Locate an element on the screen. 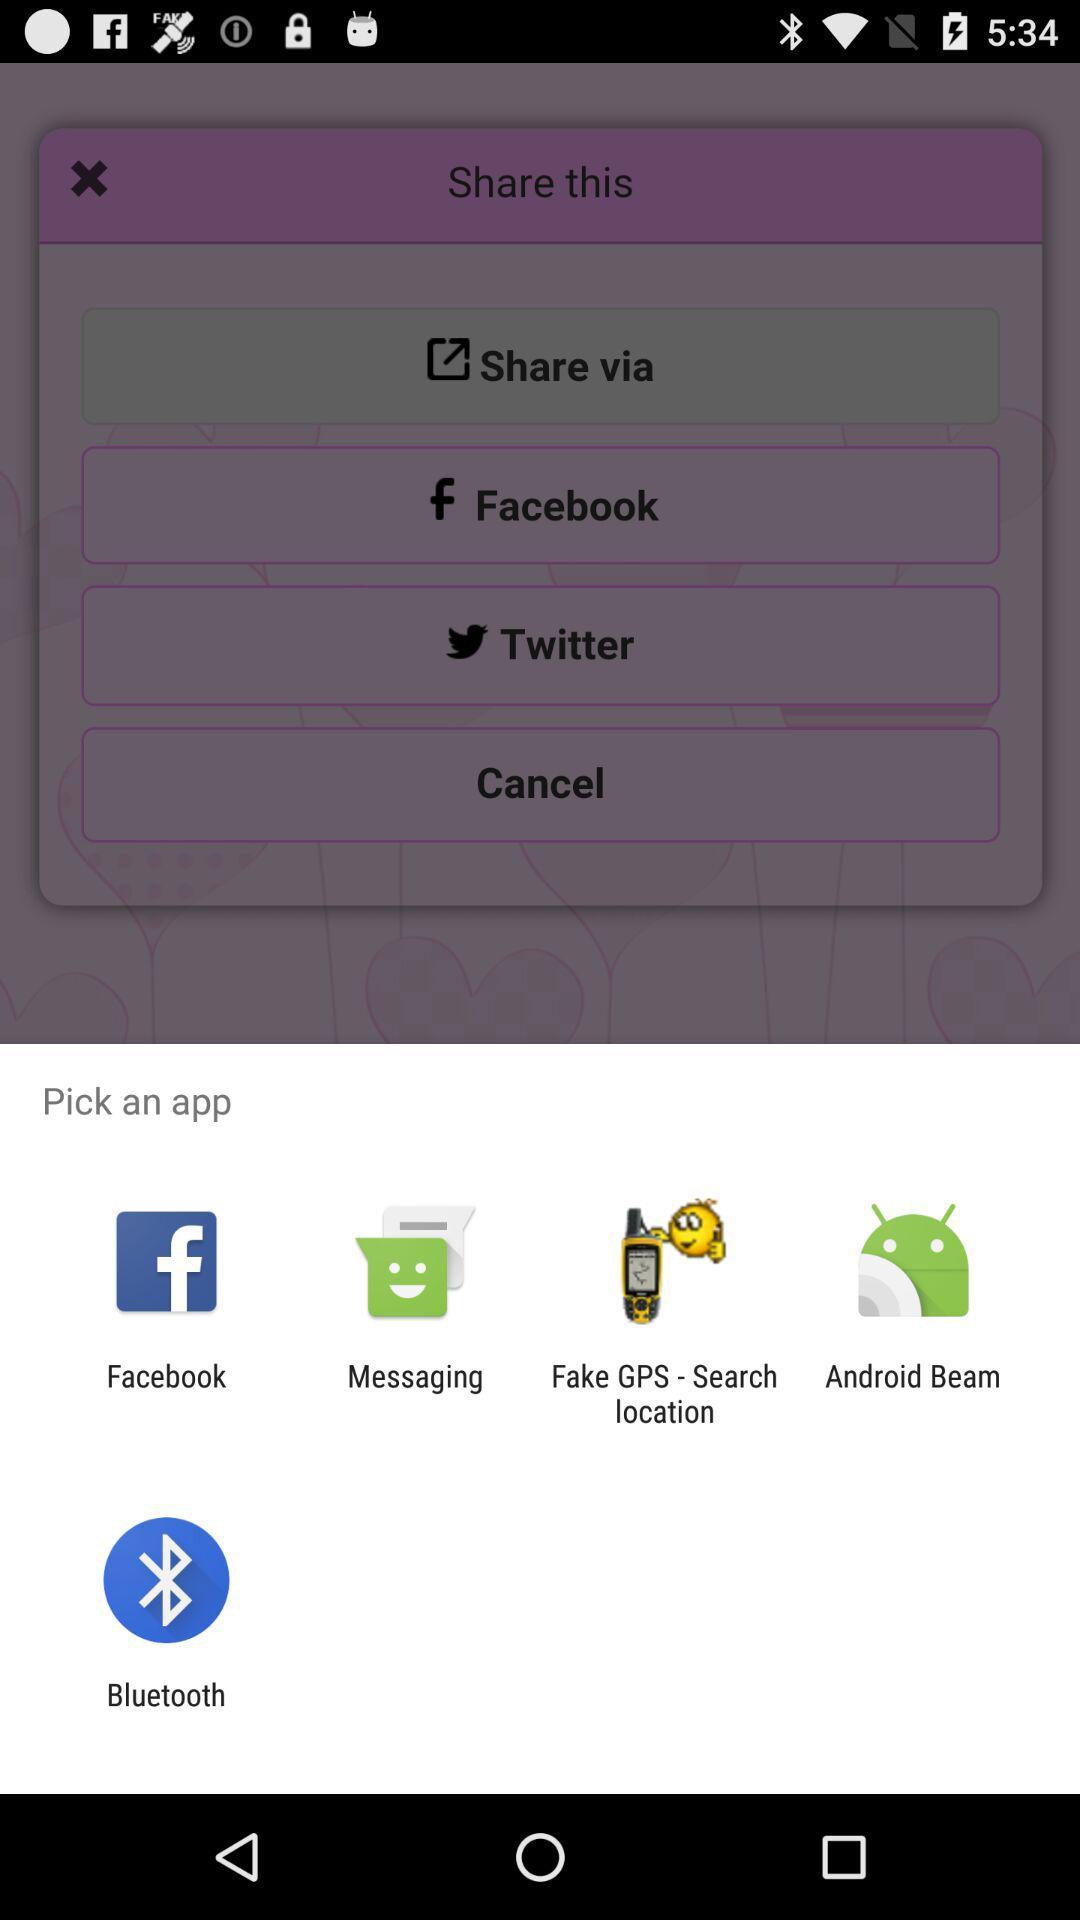 The image size is (1080, 1920). android beam item is located at coordinates (913, 1392).